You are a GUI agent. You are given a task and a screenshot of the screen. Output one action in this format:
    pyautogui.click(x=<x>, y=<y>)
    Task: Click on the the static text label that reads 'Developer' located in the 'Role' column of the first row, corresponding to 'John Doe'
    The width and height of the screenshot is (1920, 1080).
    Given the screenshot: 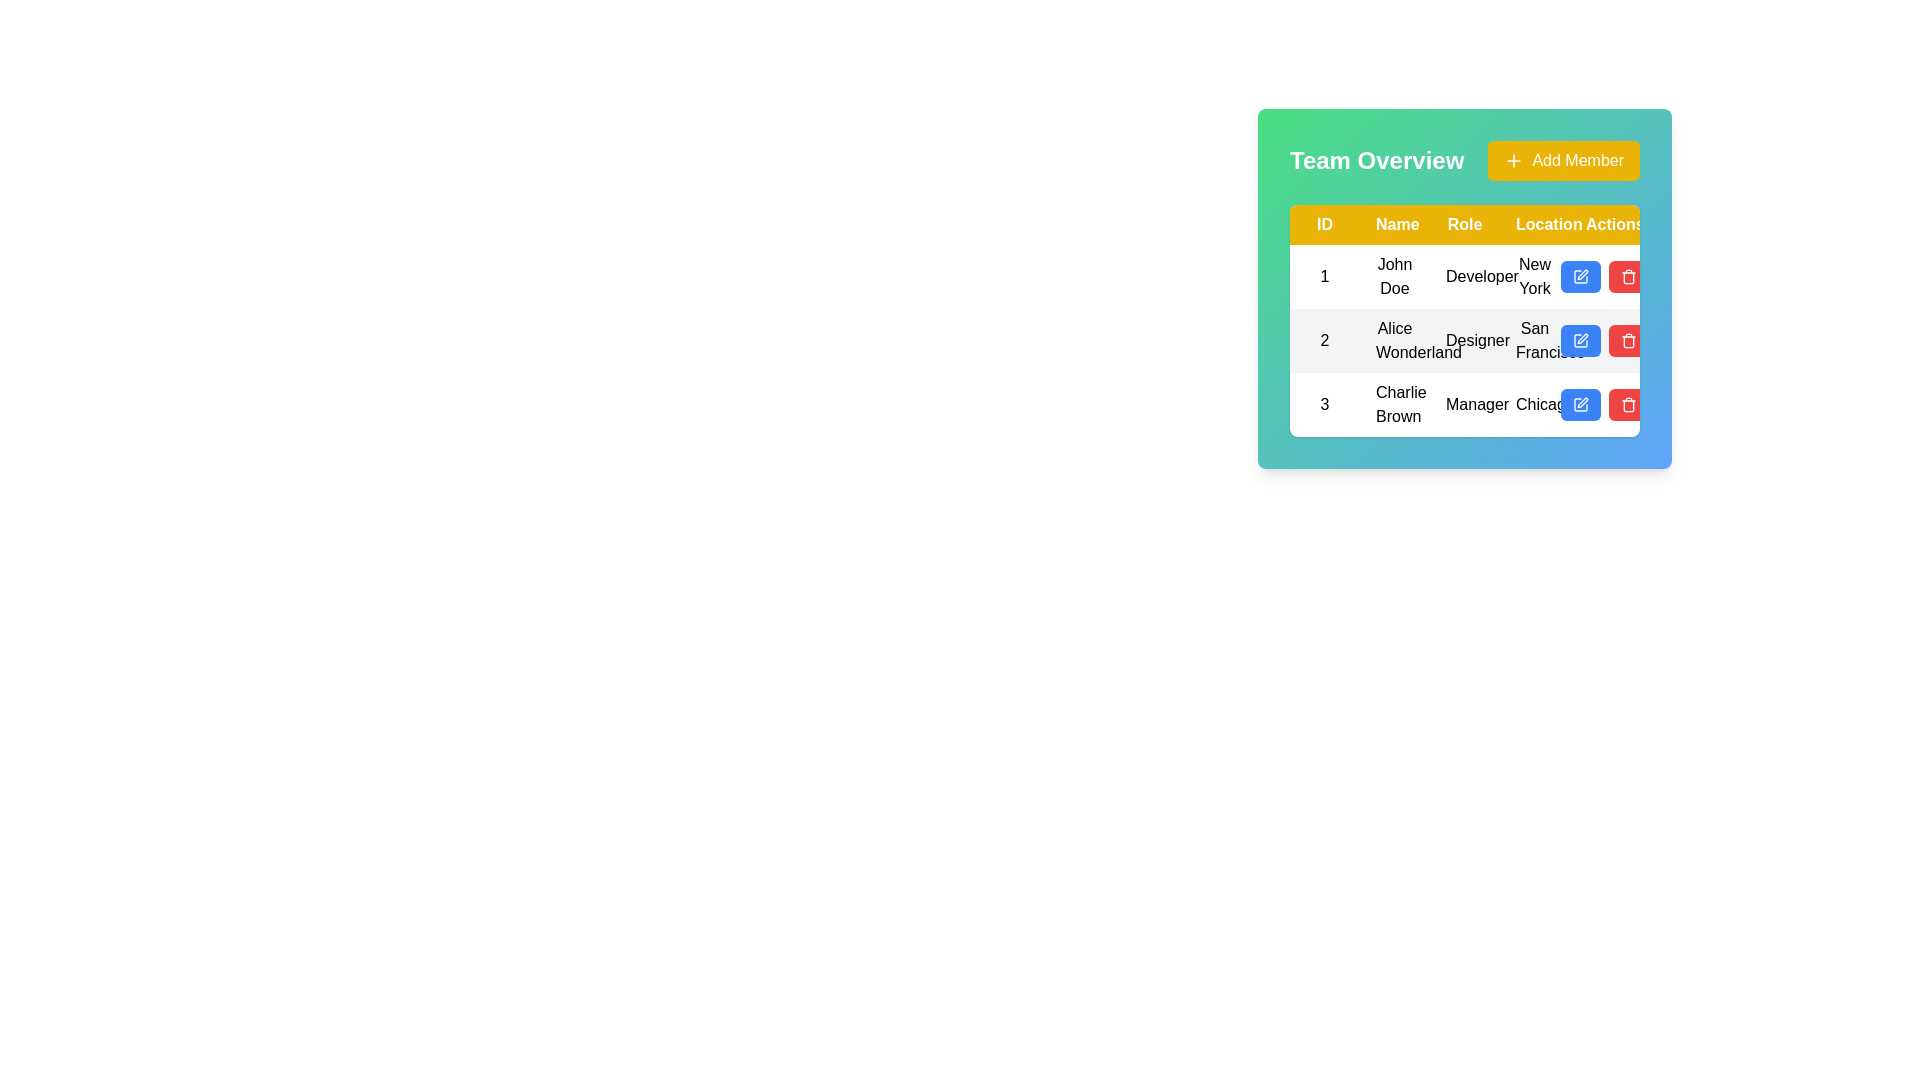 What is the action you would take?
    pyautogui.click(x=1464, y=277)
    